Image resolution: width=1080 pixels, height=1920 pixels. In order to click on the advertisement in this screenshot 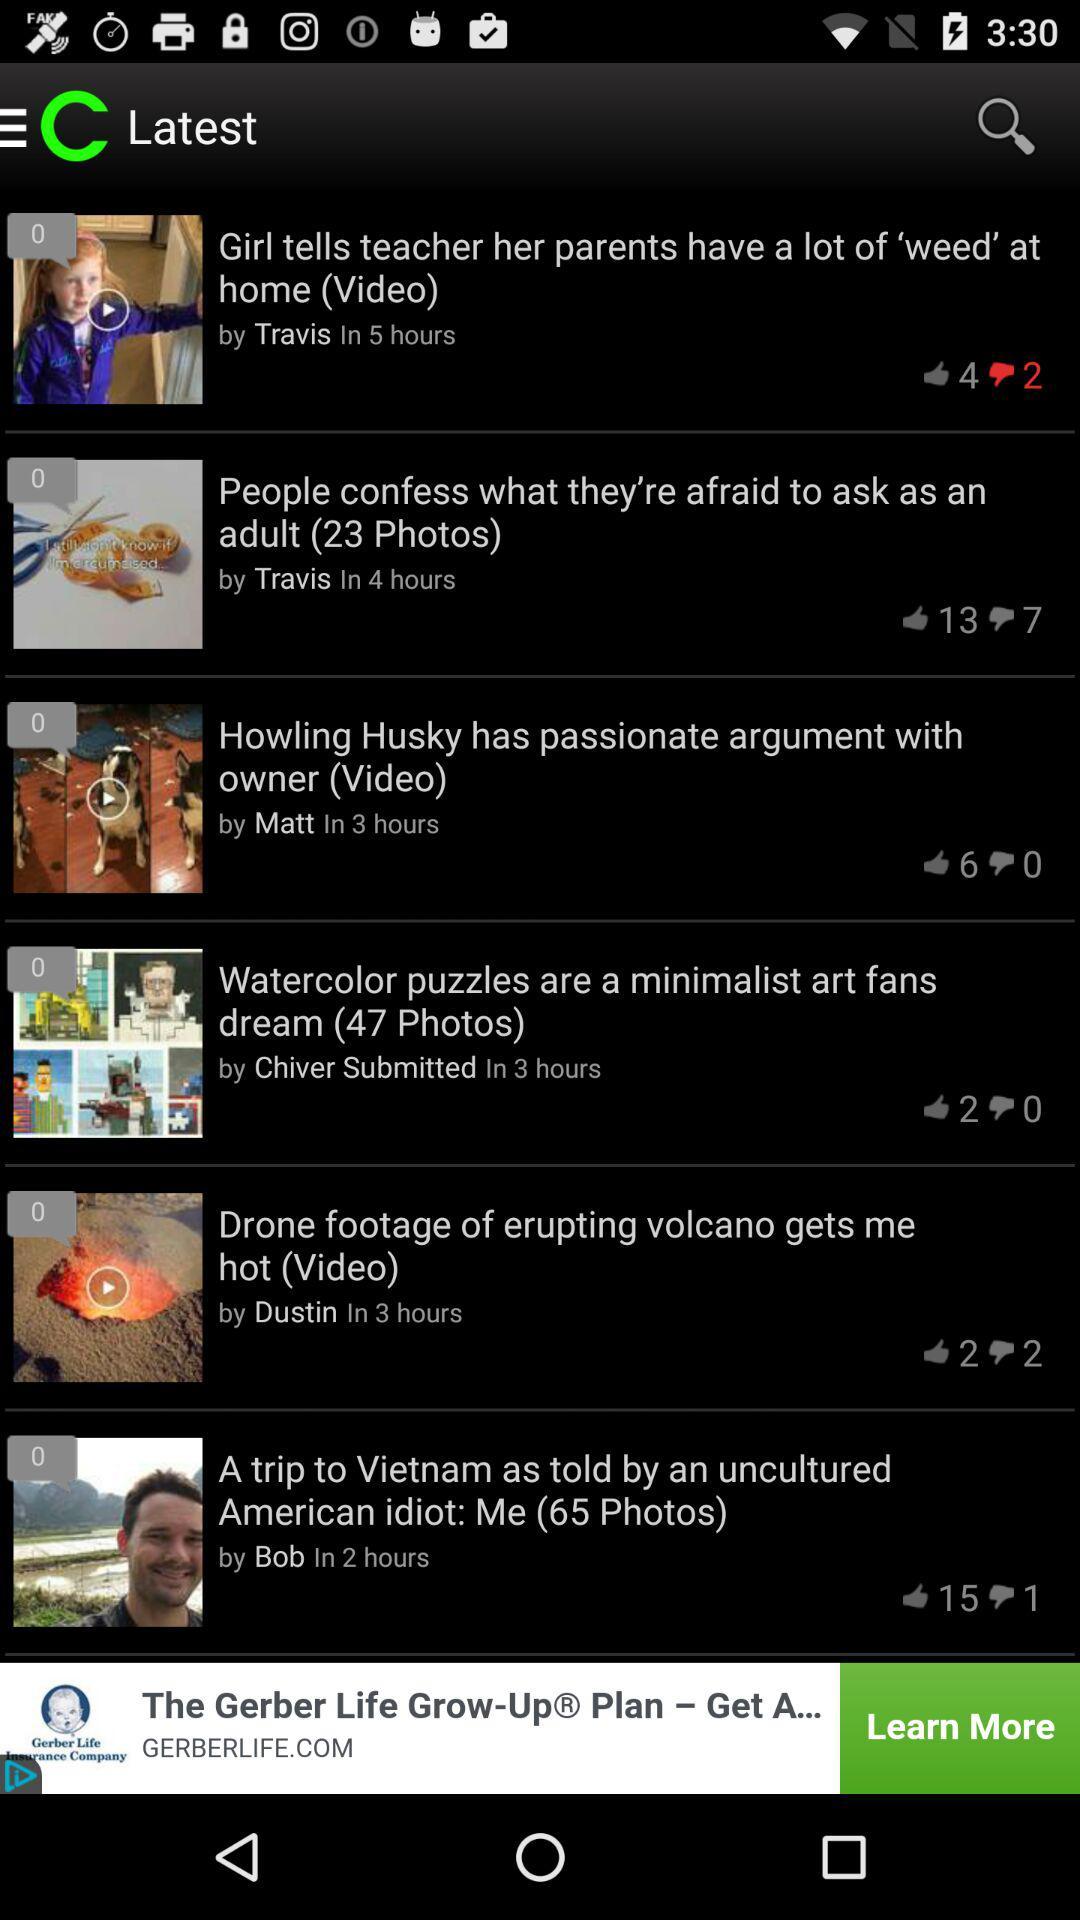, I will do `click(540, 1727)`.